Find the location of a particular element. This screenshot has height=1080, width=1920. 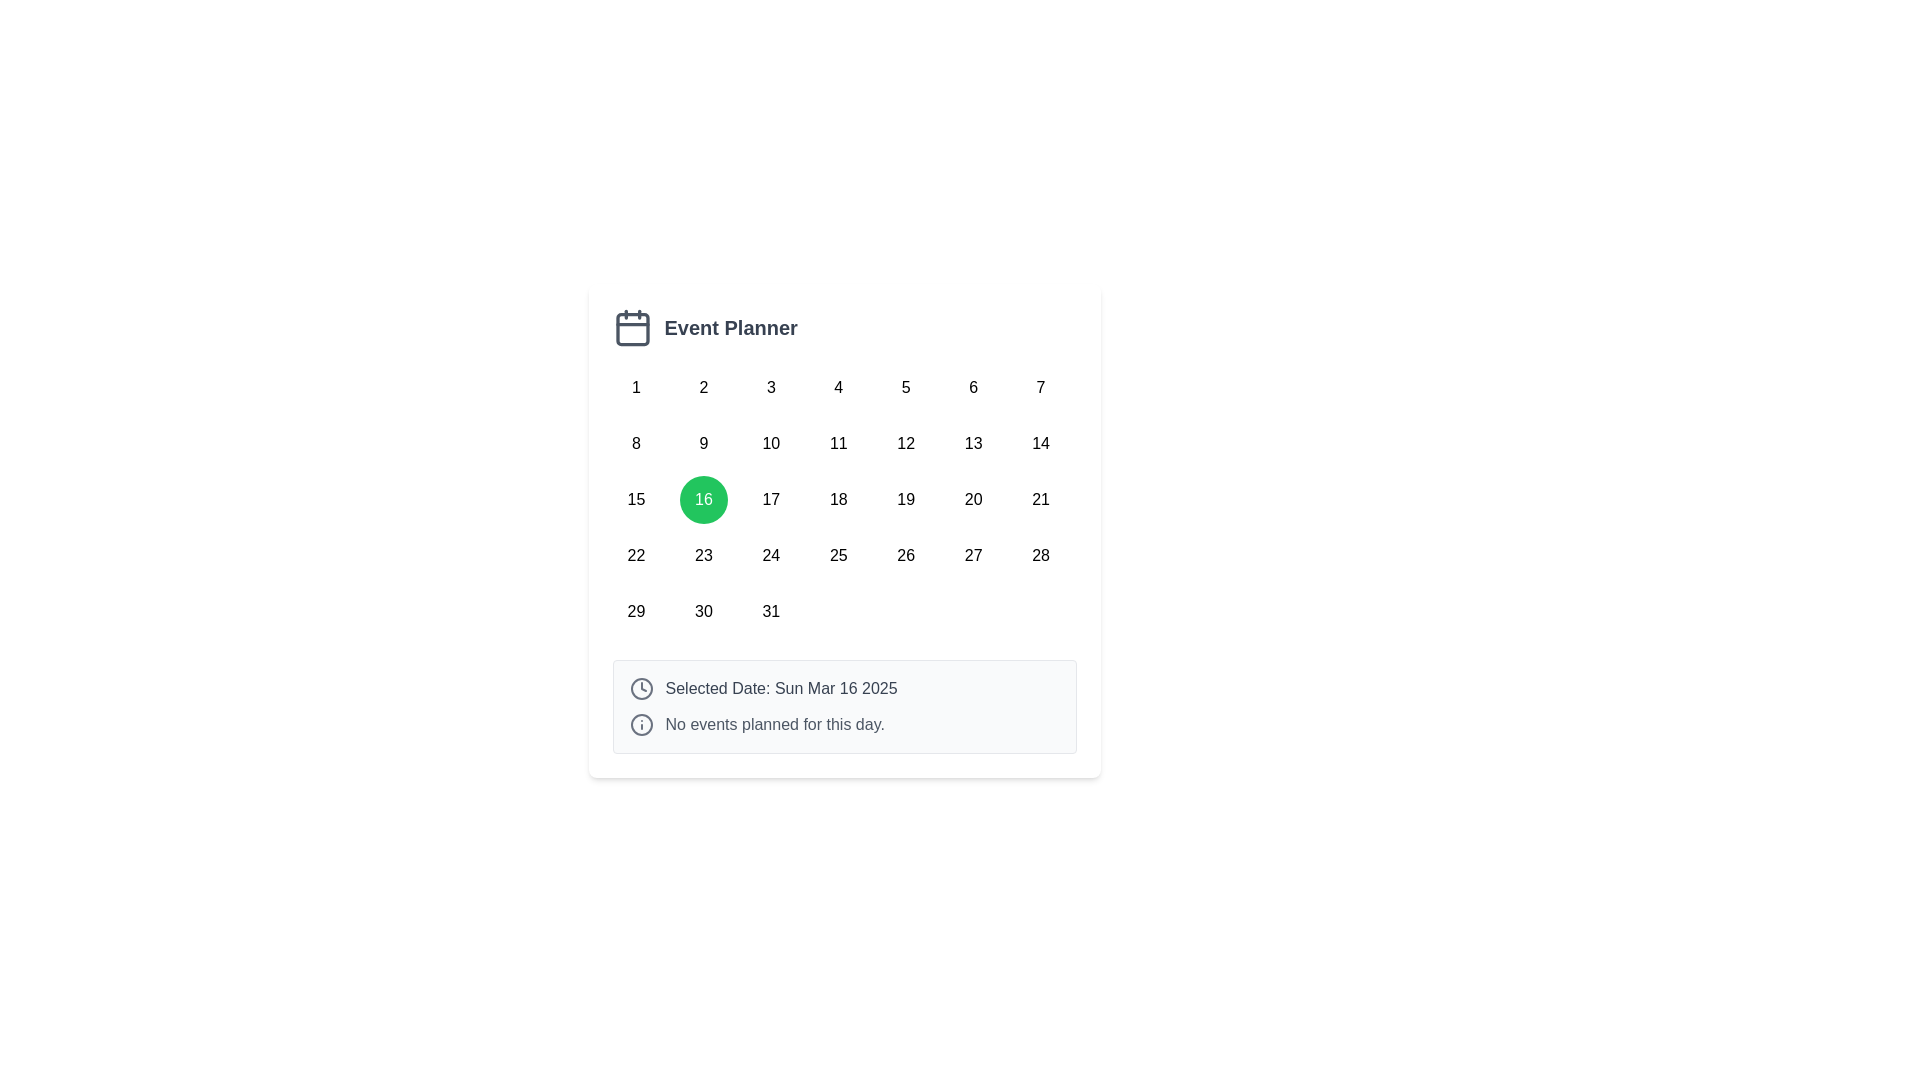

the circular SVG element within the clock icon, which is positioned at the top-left section of the interface, above the calendar and event information is located at coordinates (641, 688).